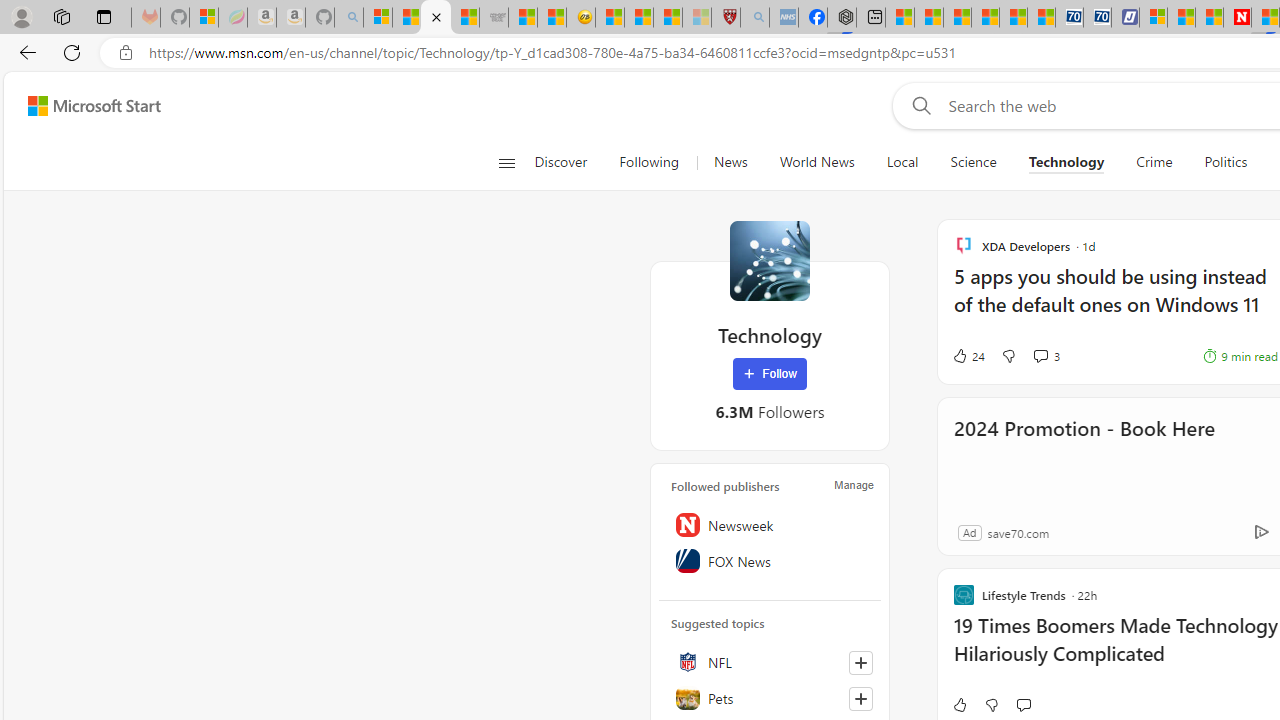 Image resolution: width=1280 pixels, height=720 pixels. Describe the element at coordinates (1040, 355) in the screenshot. I see `'View comments 3 Comment'` at that location.